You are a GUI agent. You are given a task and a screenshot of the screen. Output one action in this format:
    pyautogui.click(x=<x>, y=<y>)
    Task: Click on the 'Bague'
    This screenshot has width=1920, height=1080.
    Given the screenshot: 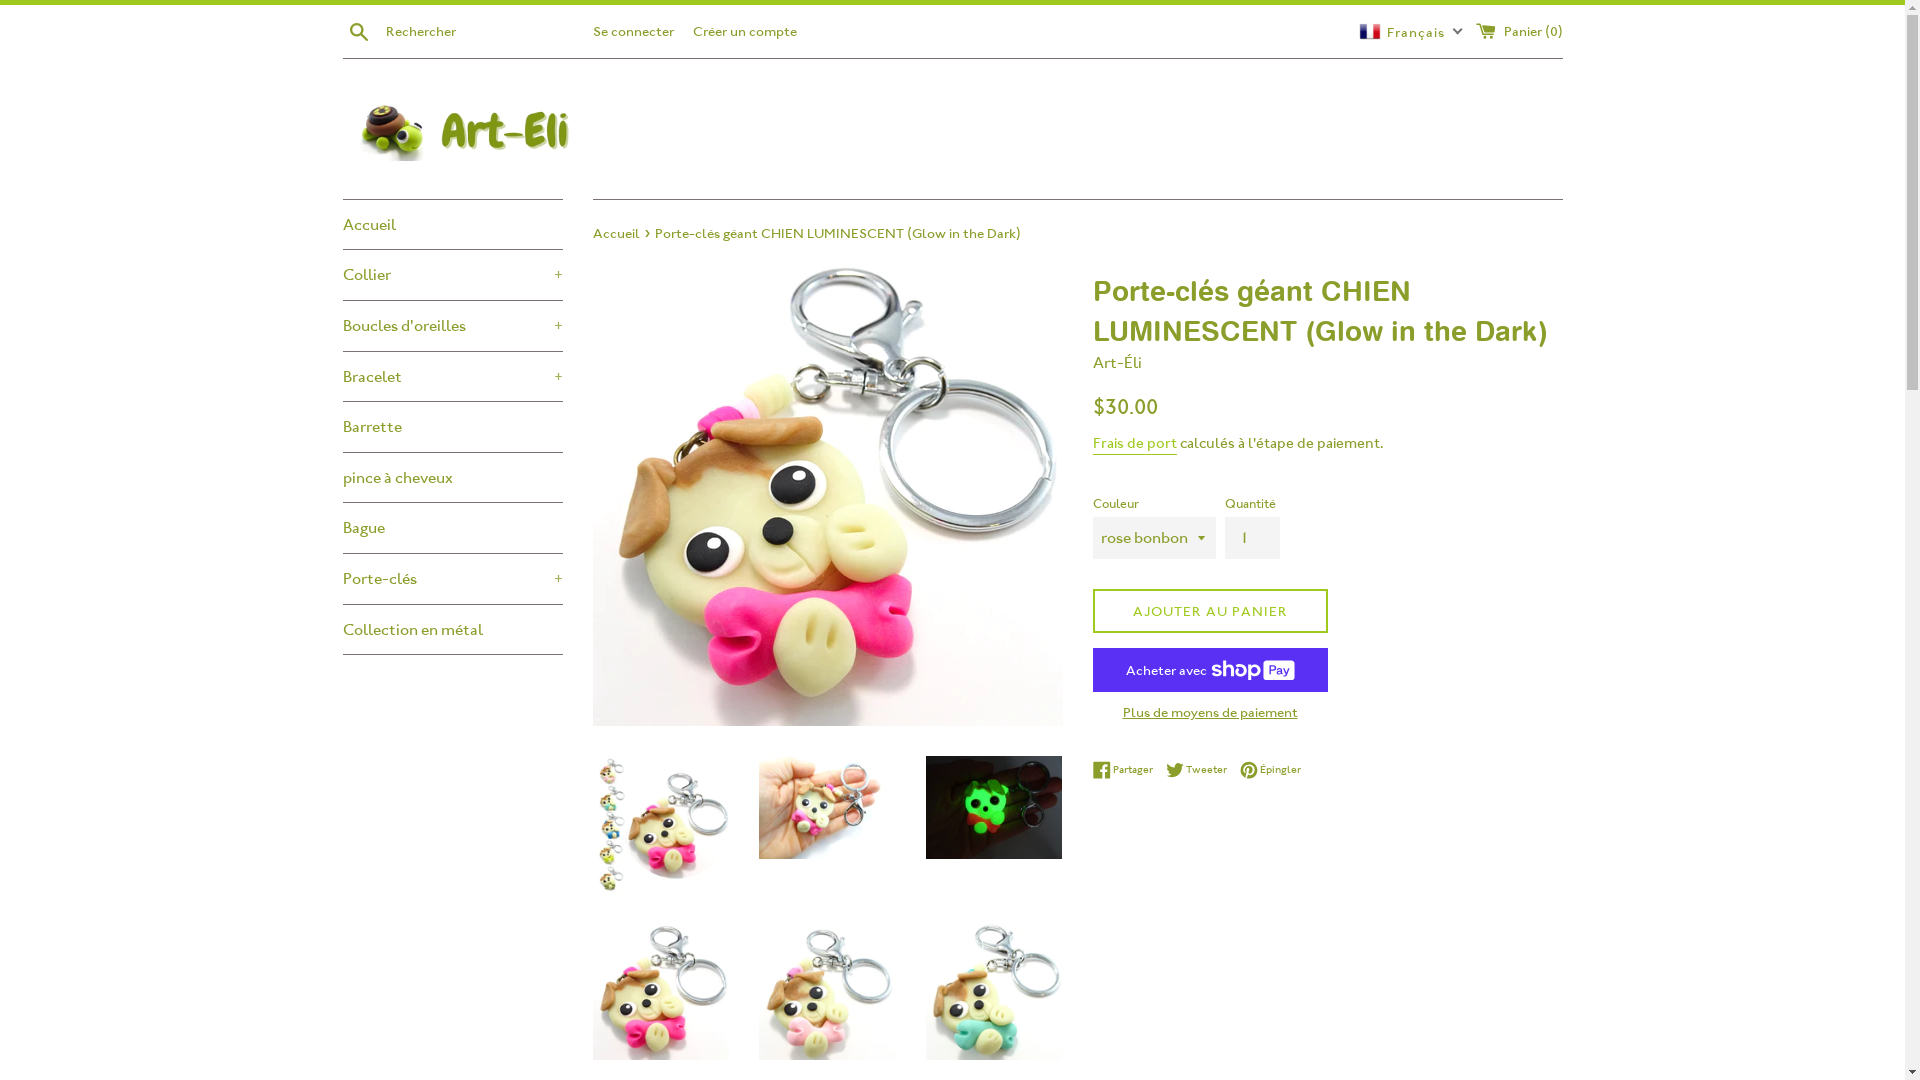 What is the action you would take?
    pyautogui.click(x=450, y=527)
    